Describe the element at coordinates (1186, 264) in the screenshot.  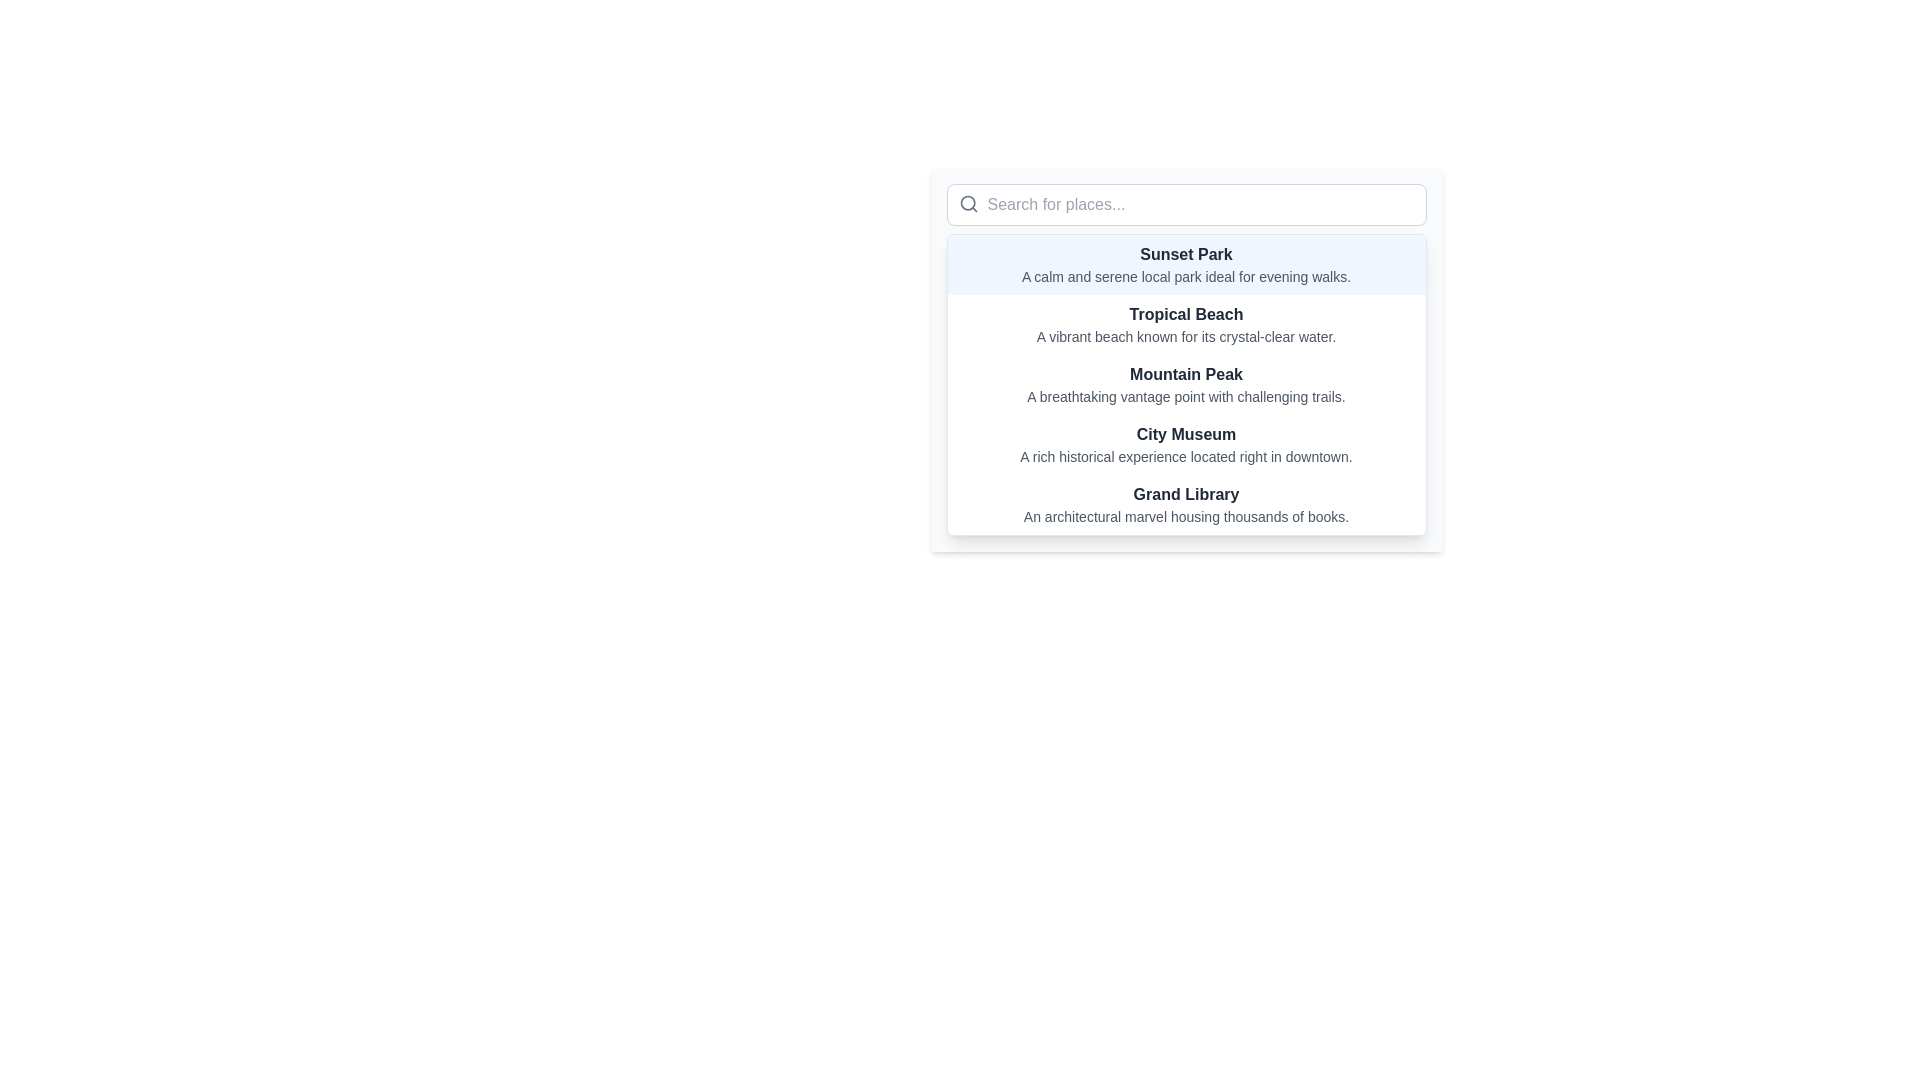
I see `the static informational display for 'Sunset Park', which is the first item in the list and located directly below the search bar` at that location.